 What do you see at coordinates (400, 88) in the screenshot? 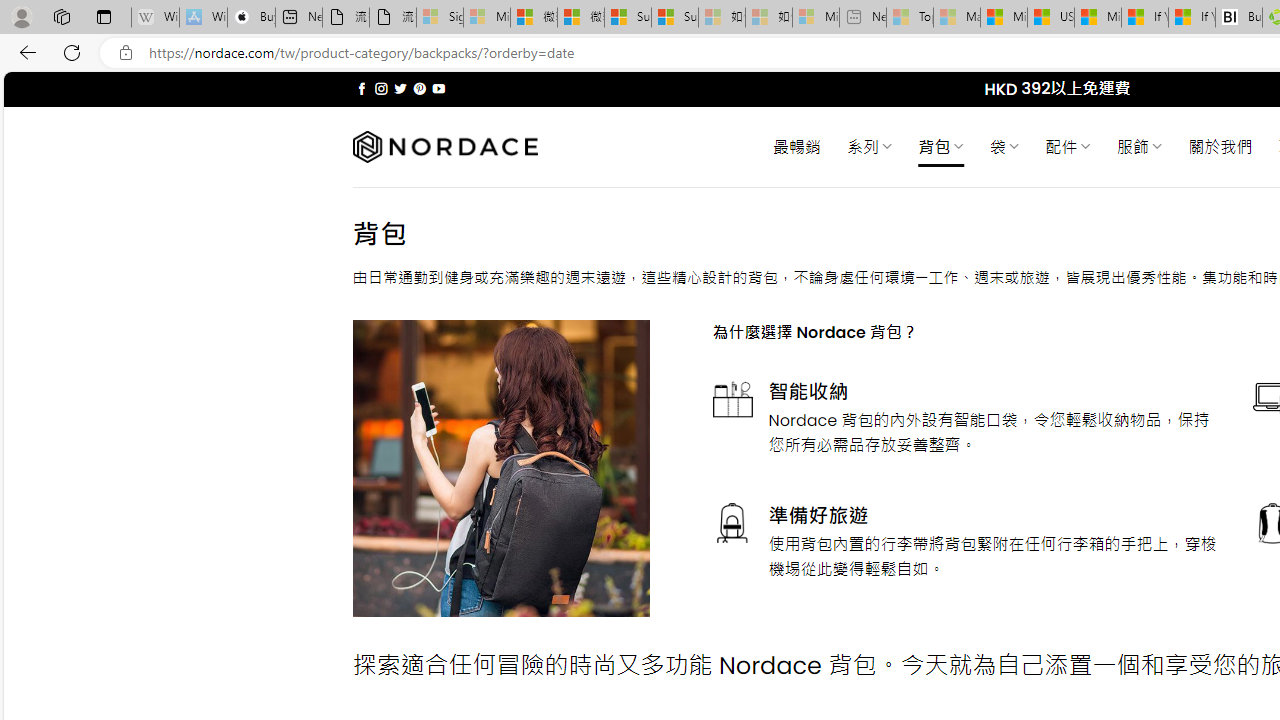
I see `'Follow on Twitter'` at bounding box center [400, 88].